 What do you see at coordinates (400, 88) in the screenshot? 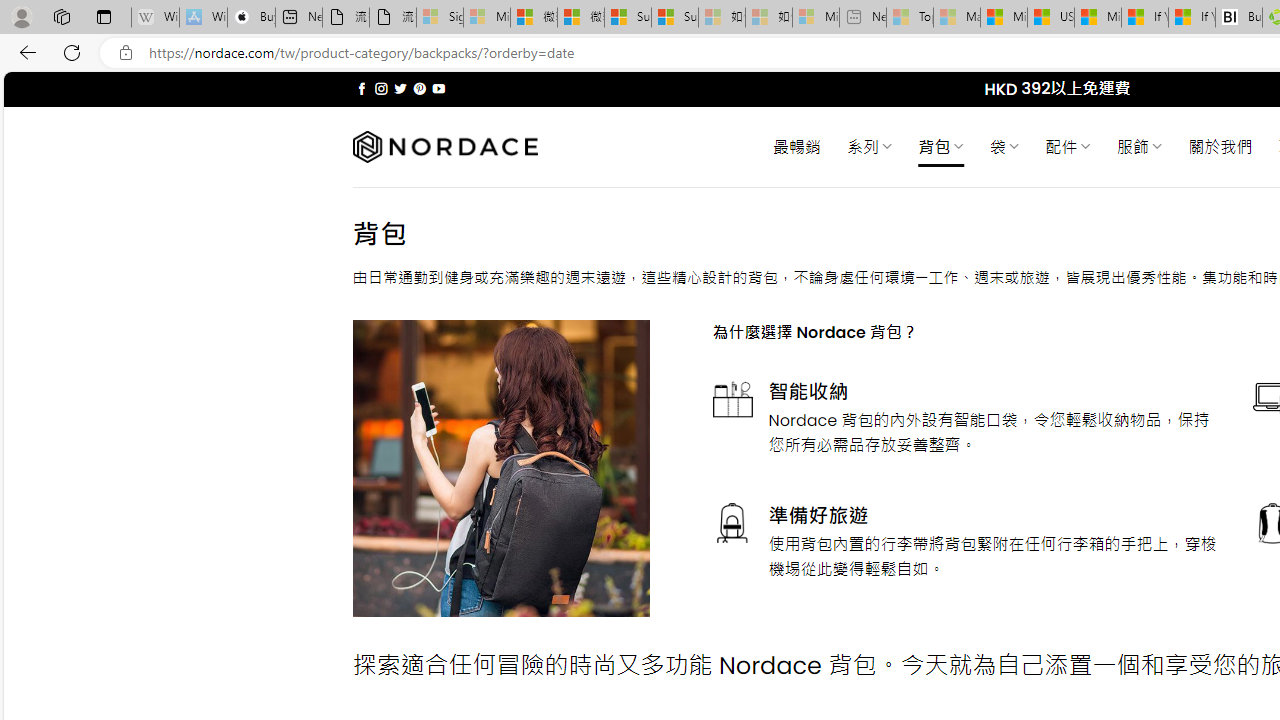
I see `'Follow on Twitter'` at bounding box center [400, 88].